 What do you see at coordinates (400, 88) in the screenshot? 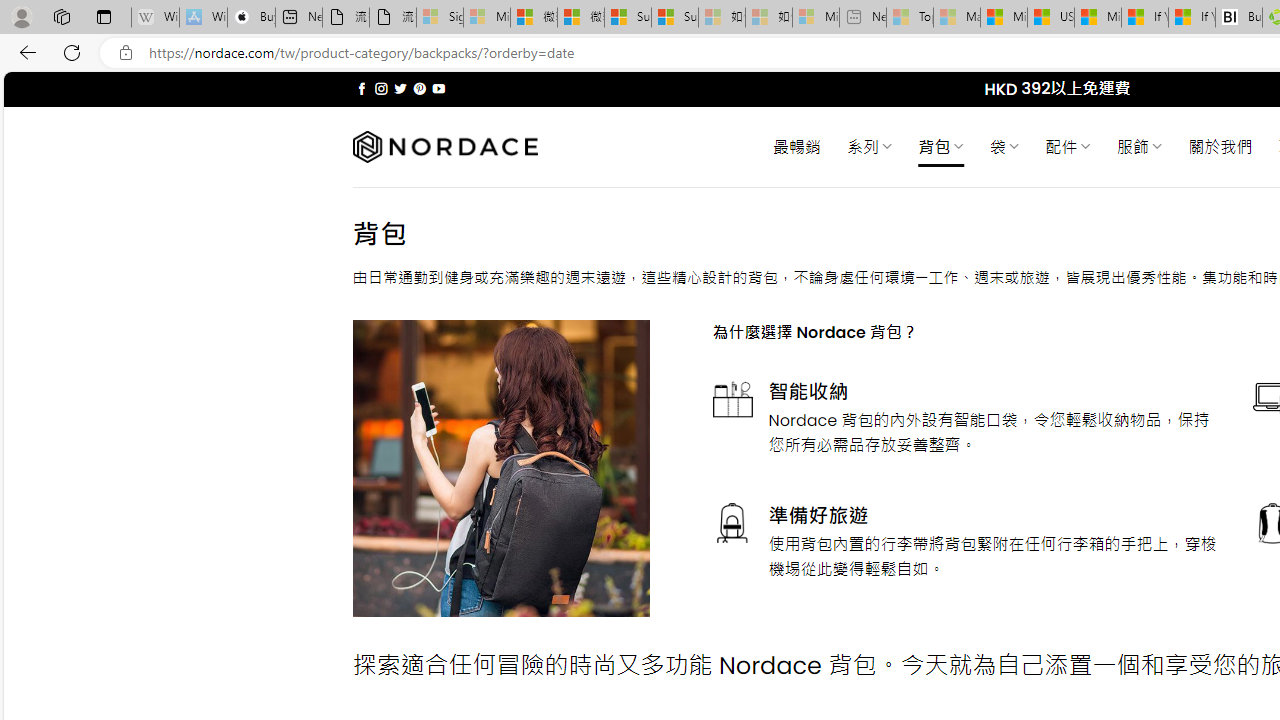
I see `'Follow on Twitter'` at bounding box center [400, 88].